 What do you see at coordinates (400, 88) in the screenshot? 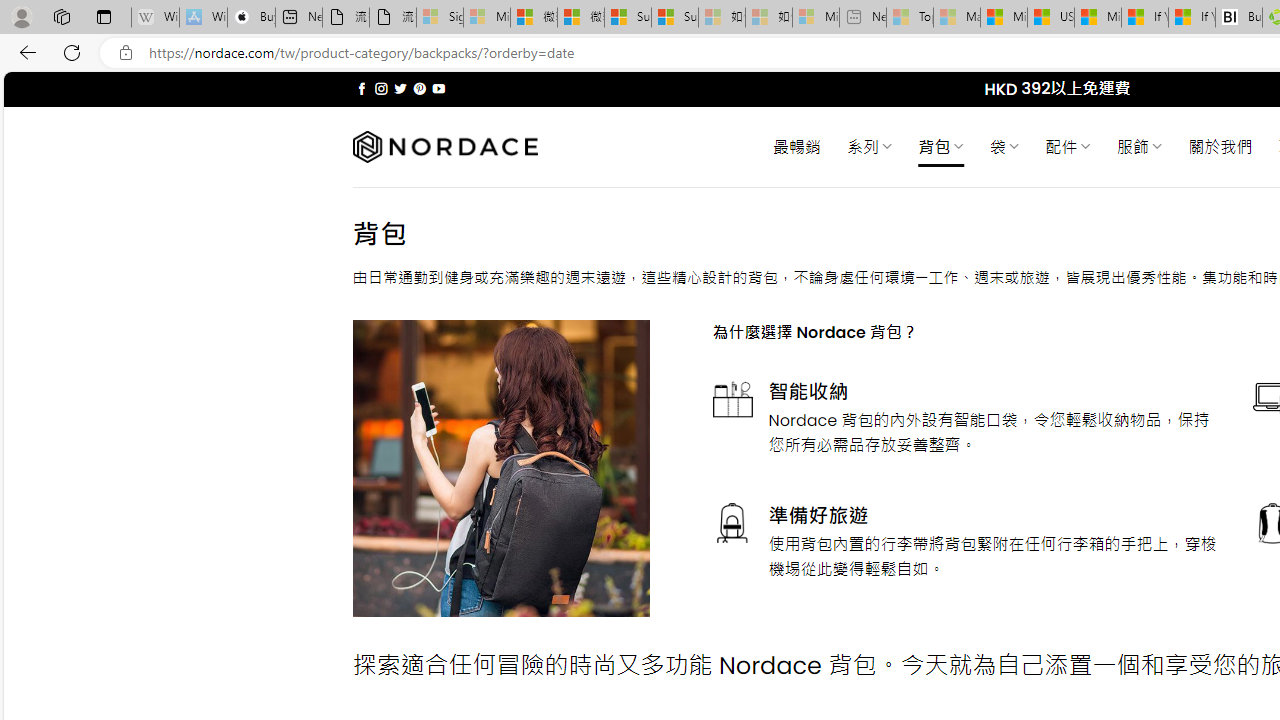
I see `'Follow on Twitter'` at bounding box center [400, 88].